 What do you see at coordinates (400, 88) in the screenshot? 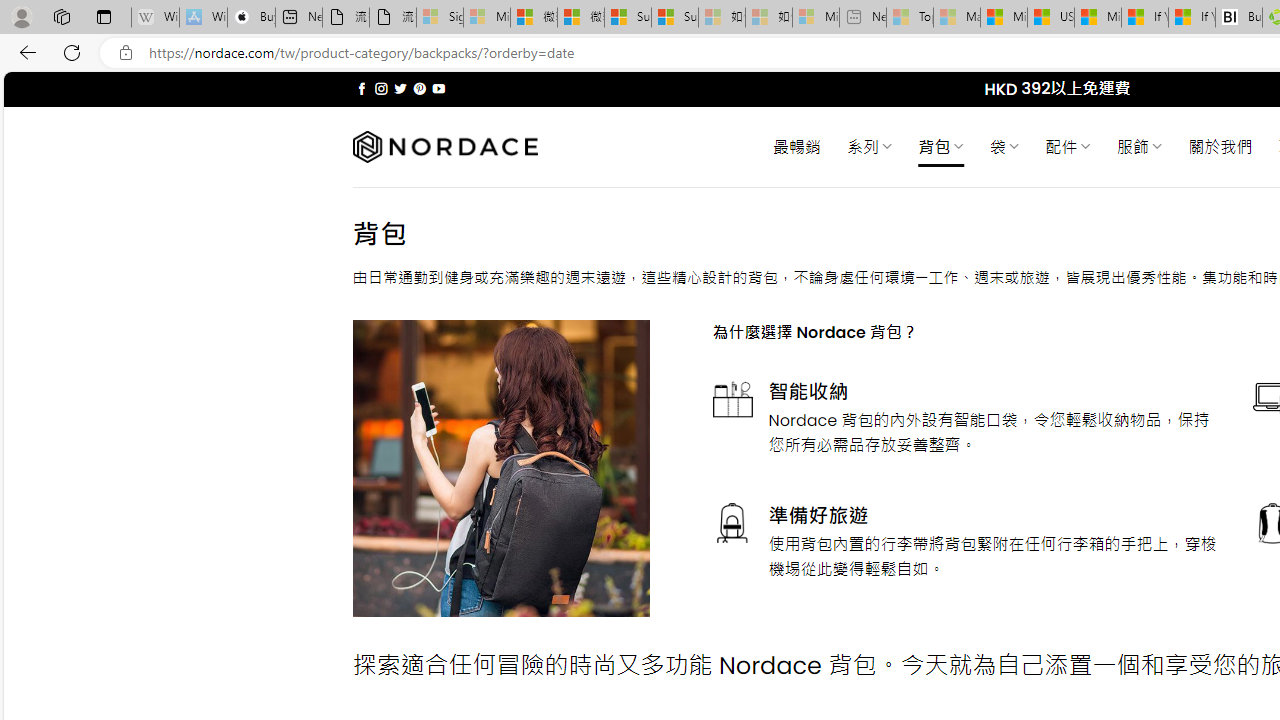
I see `'Follow on Twitter'` at bounding box center [400, 88].